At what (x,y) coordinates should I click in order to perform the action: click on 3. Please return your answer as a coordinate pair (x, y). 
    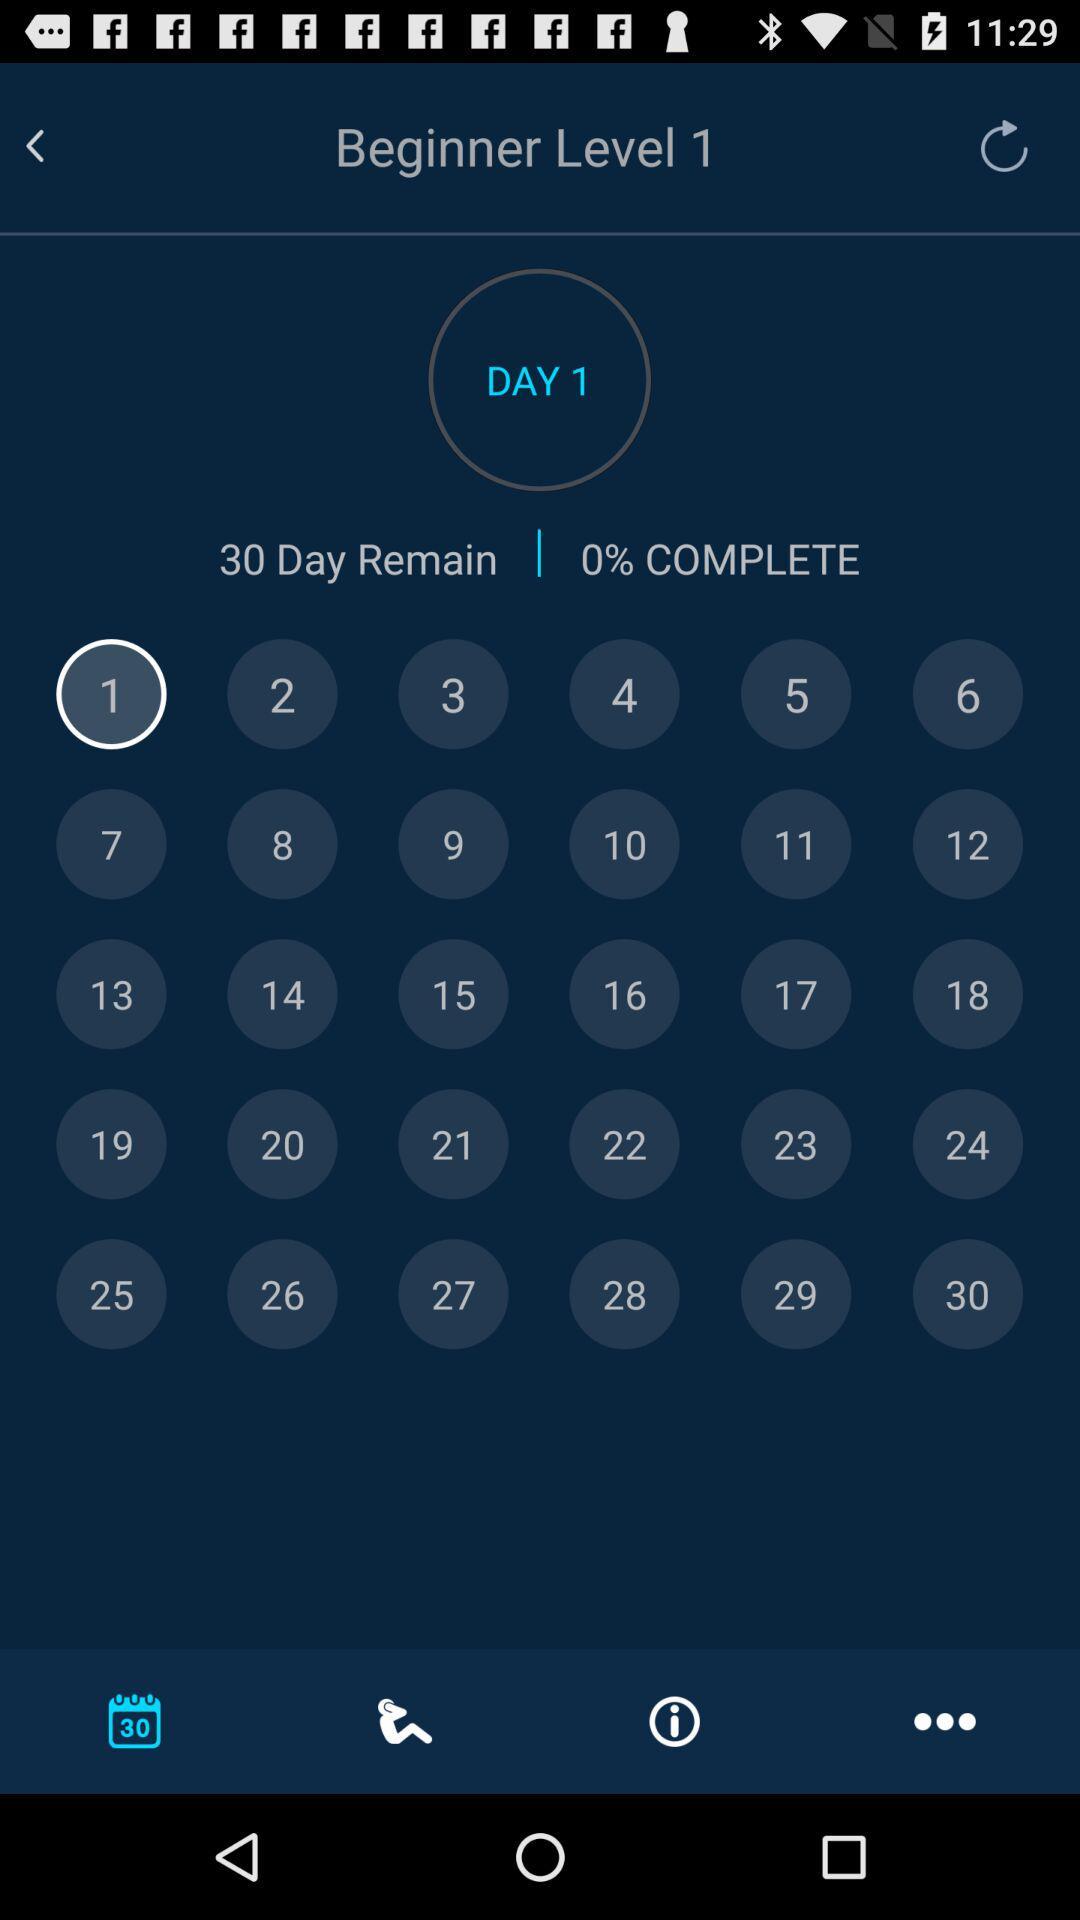
    Looking at the image, I should click on (453, 694).